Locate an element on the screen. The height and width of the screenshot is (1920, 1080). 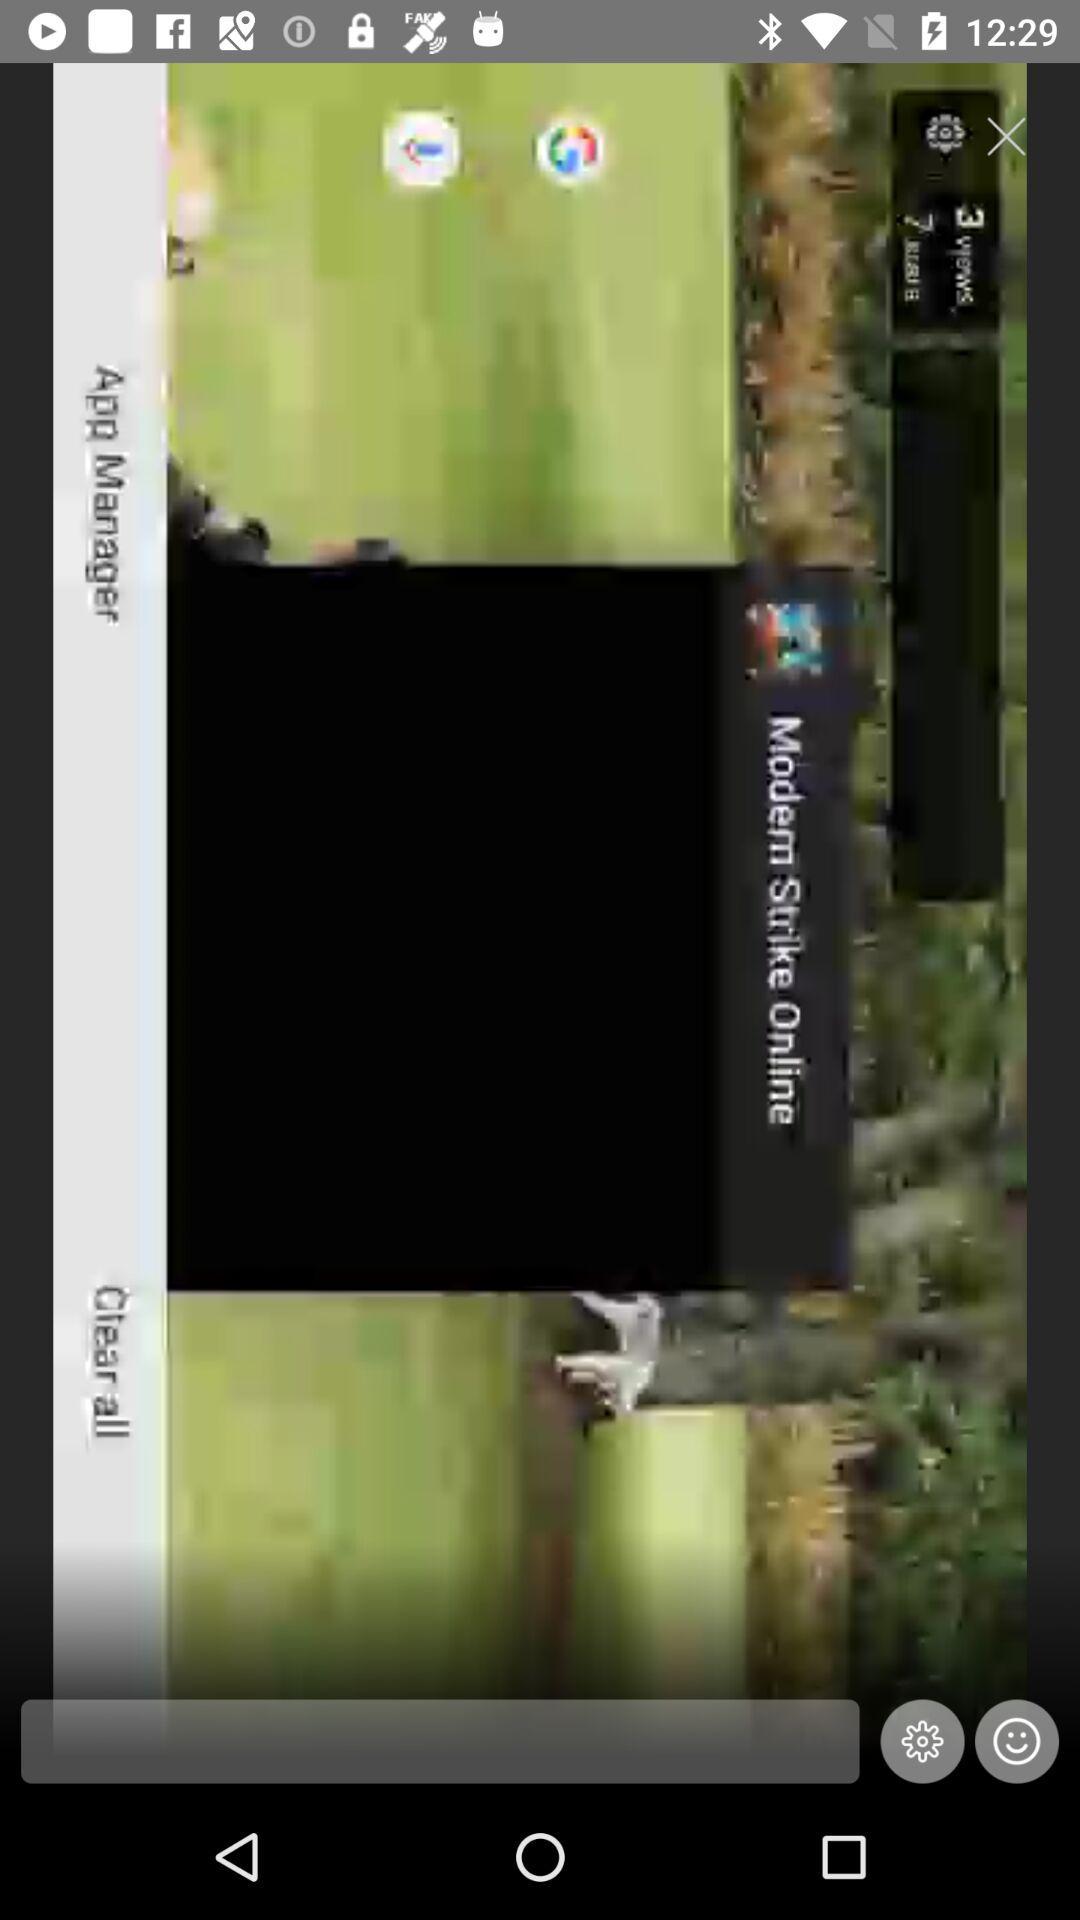
the settings icon is located at coordinates (922, 1740).